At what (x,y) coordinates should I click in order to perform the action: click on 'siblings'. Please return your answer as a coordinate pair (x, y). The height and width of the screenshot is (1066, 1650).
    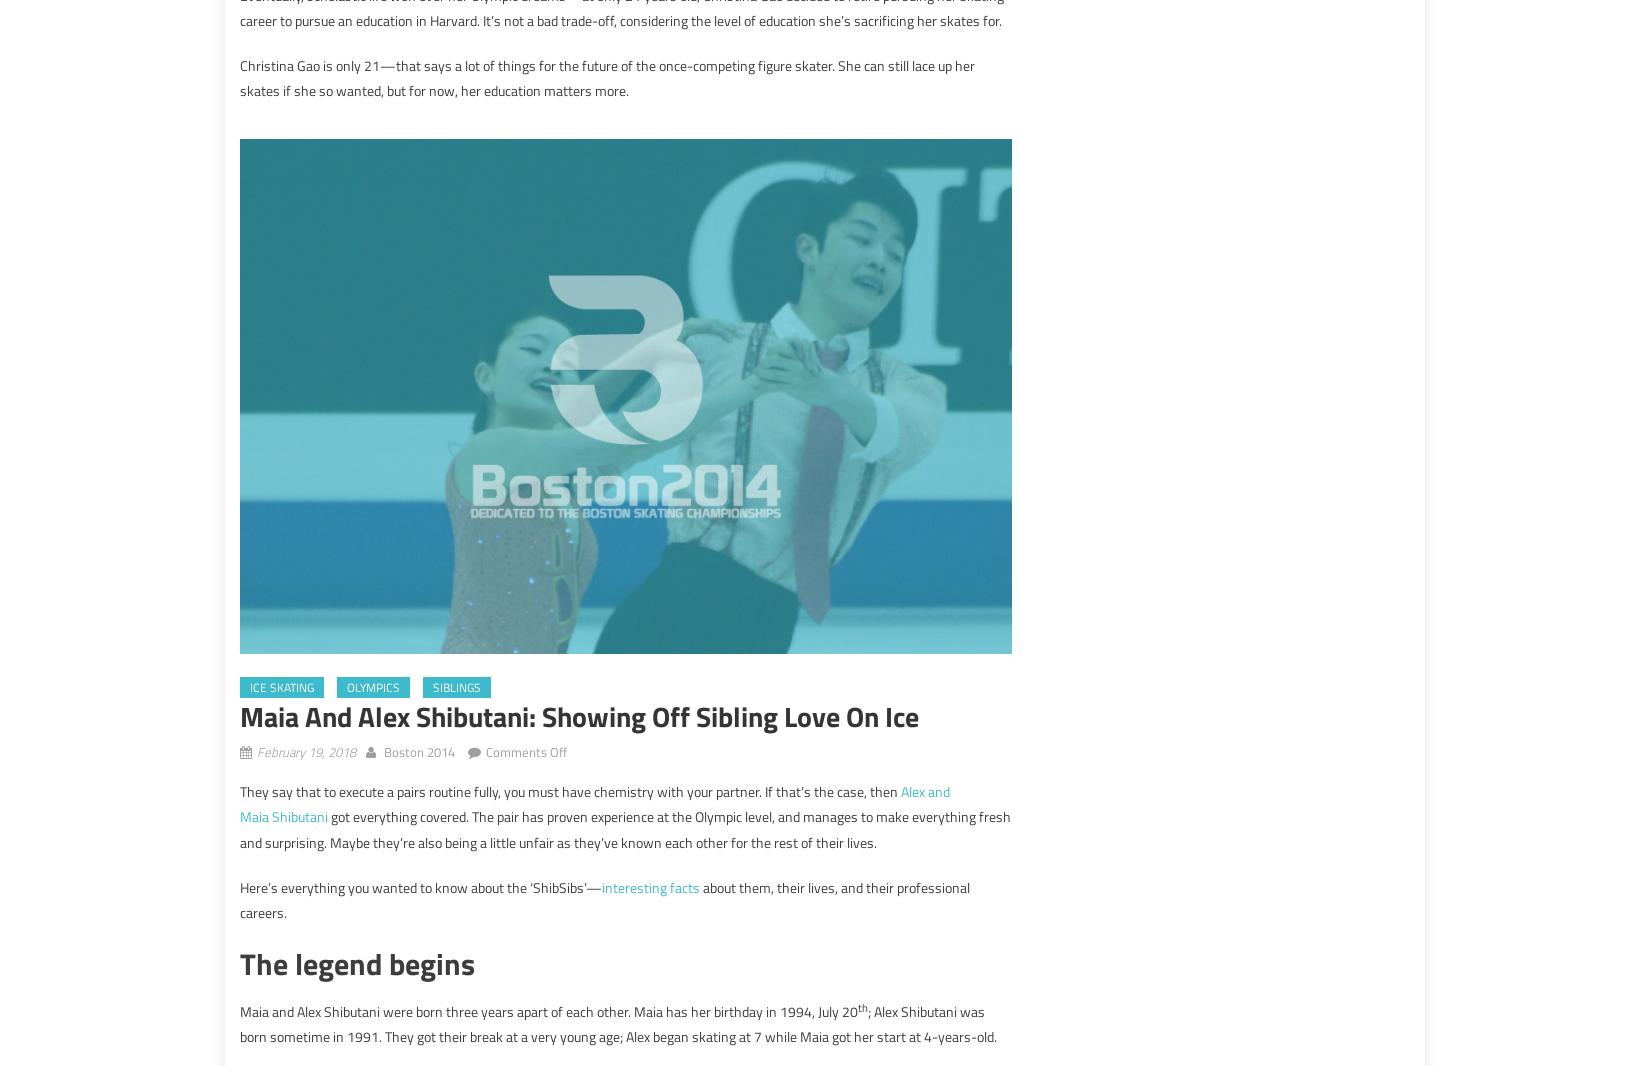
    Looking at the image, I should click on (456, 685).